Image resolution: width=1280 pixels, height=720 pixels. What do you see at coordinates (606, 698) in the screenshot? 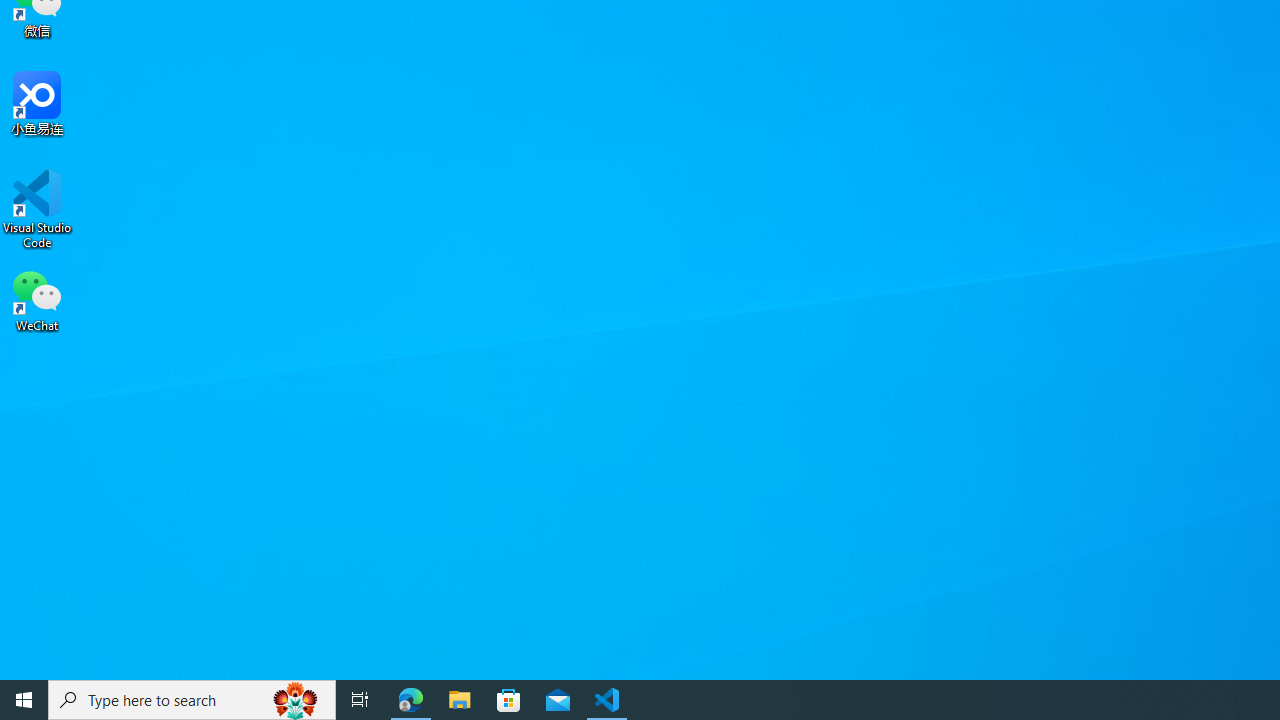
I see `'Visual Studio Code - 1 running window'` at bounding box center [606, 698].